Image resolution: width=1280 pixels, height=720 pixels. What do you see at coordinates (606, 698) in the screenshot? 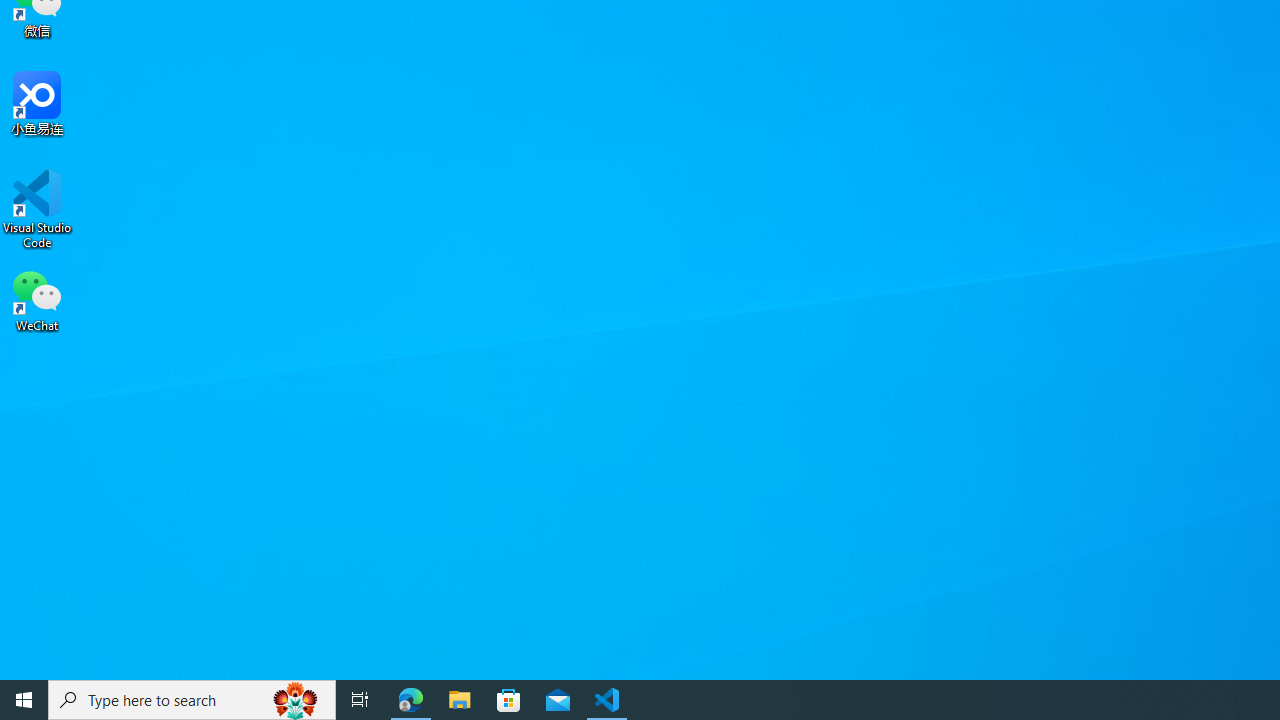
I see `'Visual Studio Code - 1 running window'` at bounding box center [606, 698].